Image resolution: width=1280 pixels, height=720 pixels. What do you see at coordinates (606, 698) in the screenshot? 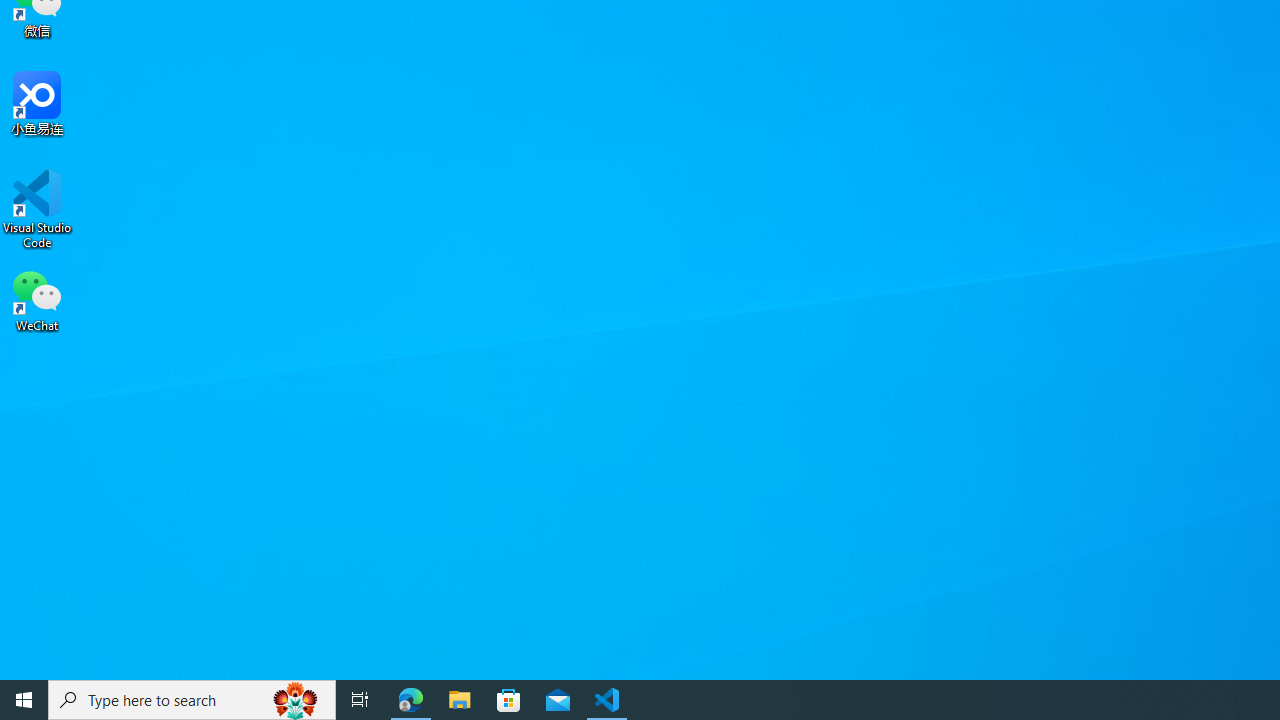
I see `'Visual Studio Code - 1 running window'` at bounding box center [606, 698].